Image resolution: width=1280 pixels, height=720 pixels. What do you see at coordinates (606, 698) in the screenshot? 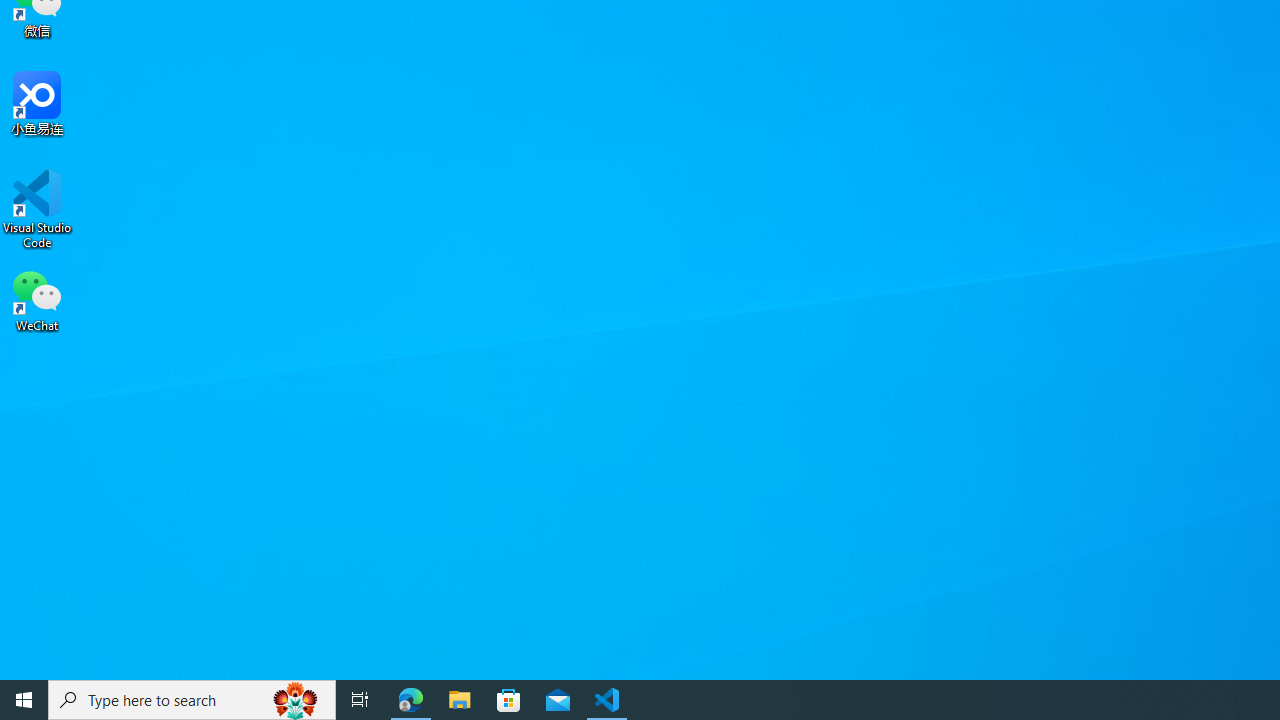
I see `'Visual Studio Code - 1 running window'` at bounding box center [606, 698].